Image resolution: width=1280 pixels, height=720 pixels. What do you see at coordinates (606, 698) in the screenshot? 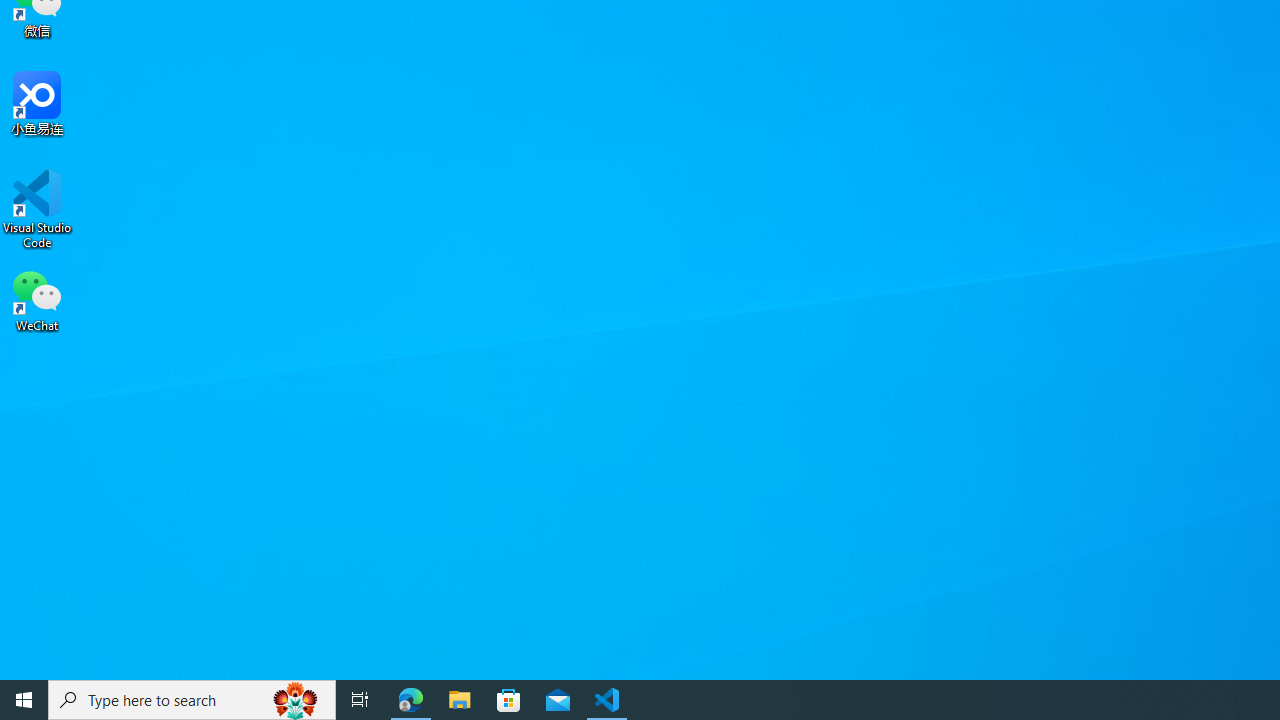
I see `'Visual Studio Code - 1 running window'` at bounding box center [606, 698].